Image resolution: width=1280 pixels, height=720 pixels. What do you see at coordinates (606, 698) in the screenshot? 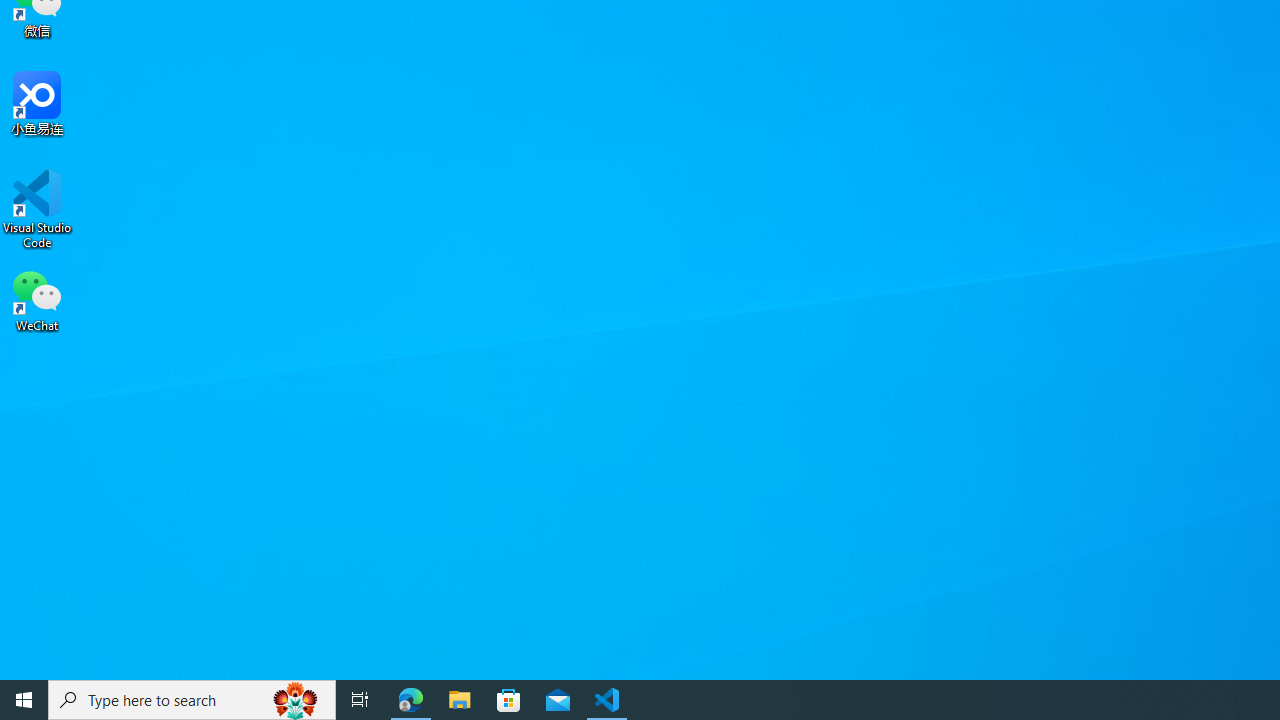
I see `'Visual Studio Code - 1 running window'` at bounding box center [606, 698].